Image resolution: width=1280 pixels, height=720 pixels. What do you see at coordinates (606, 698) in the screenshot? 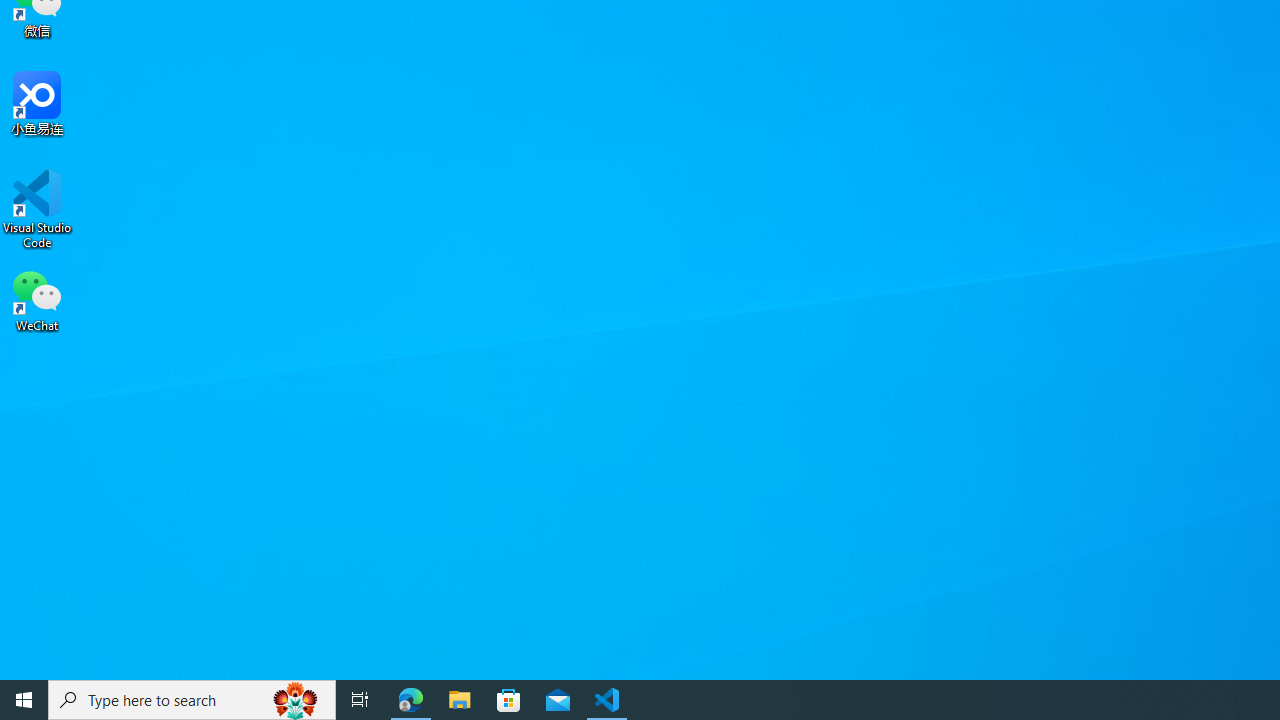
I see `'Visual Studio Code - 1 running window'` at bounding box center [606, 698].